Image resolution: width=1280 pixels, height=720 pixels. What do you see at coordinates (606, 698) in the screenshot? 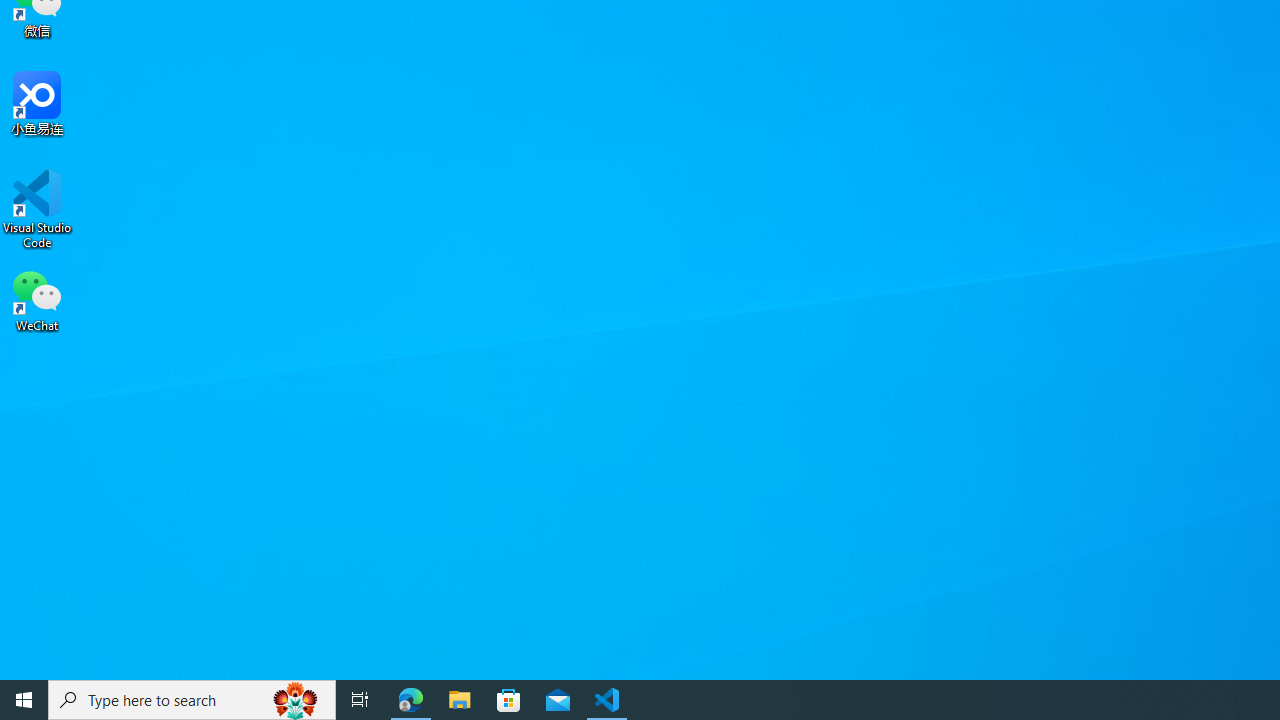
I see `'Visual Studio Code - 1 running window'` at bounding box center [606, 698].